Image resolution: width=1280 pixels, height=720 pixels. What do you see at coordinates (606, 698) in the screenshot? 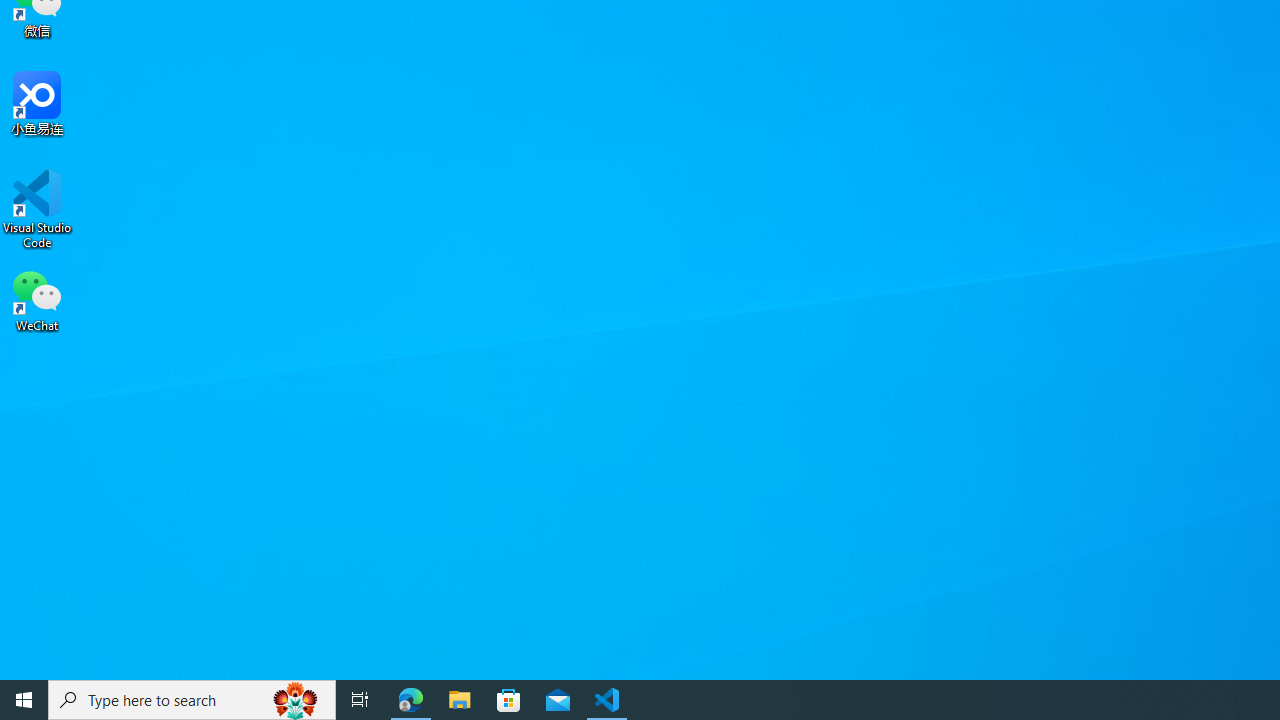
I see `'Visual Studio Code - 1 running window'` at bounding box center [606, 698].